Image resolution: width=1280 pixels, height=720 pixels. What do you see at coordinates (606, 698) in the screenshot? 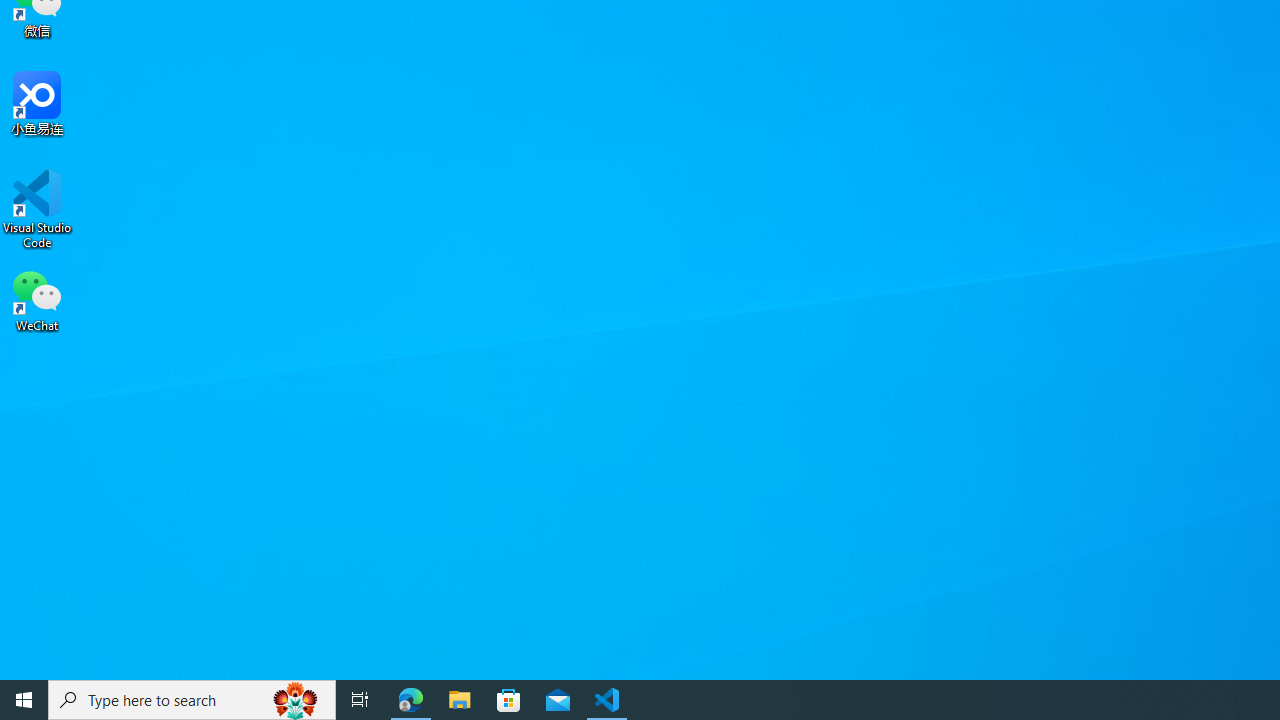
I see `'Visual Studio Code - 1 running window'` at bounding box center [606, 698].